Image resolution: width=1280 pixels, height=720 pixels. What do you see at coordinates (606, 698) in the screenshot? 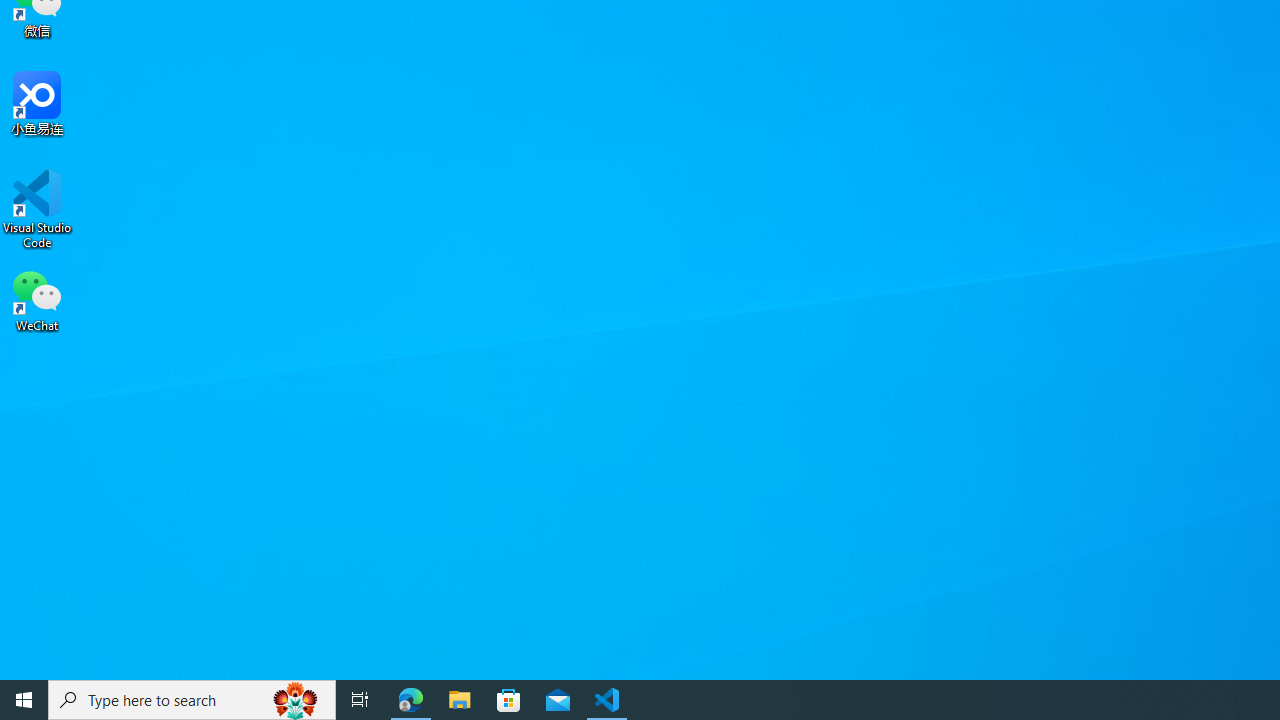
I see `'Visual Studio Code - 1 running window'` at bounding box center [606, 698].